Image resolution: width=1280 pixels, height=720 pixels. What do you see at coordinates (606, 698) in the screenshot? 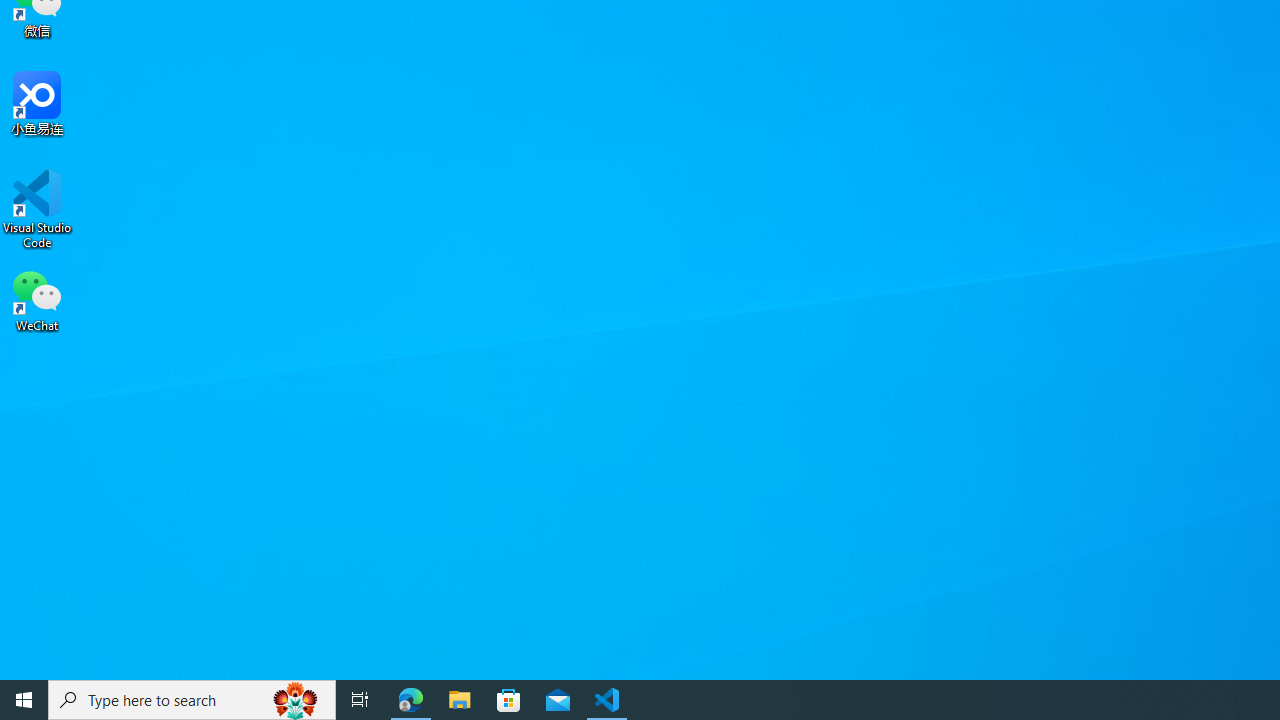
I see `'Visual Studio Code - 1 running window'` at bounding box center [606, 698].